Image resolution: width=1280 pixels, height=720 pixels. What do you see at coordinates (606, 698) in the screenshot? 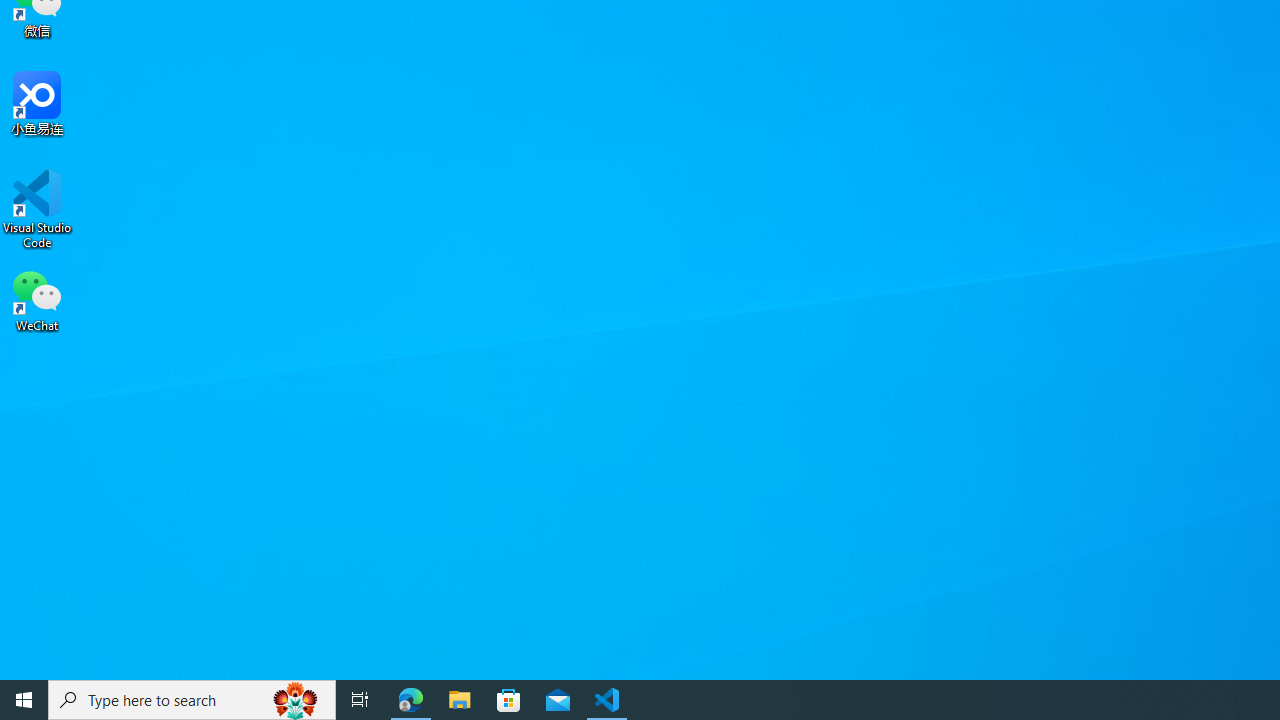
I see `'Visual Studio Code - 1 running window'` at bounding box center [606, 698].